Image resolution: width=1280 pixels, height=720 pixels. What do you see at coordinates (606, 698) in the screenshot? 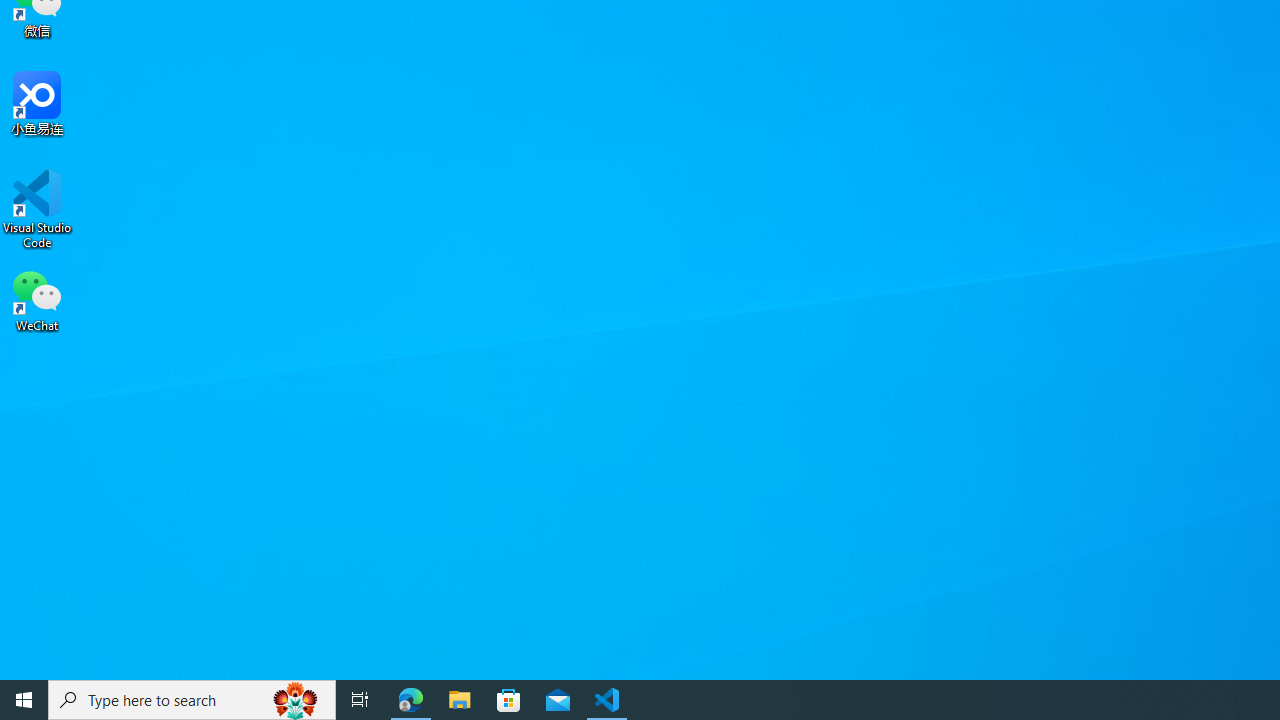
I see `'Visual Studio Code - 1 running window'` at bounding box center [606, 698].